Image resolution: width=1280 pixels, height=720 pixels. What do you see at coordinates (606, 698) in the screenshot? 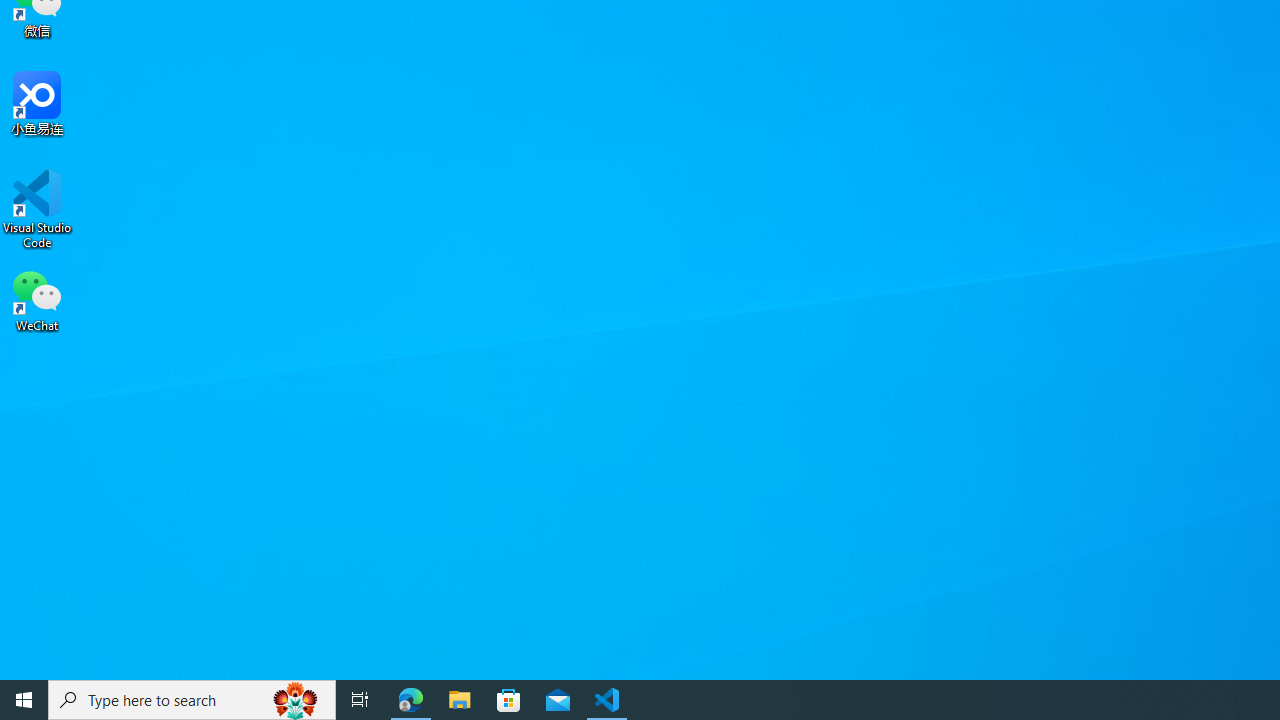
I see `'Visual Studio Code - 1 running window'` at bounding box center [606, 698].